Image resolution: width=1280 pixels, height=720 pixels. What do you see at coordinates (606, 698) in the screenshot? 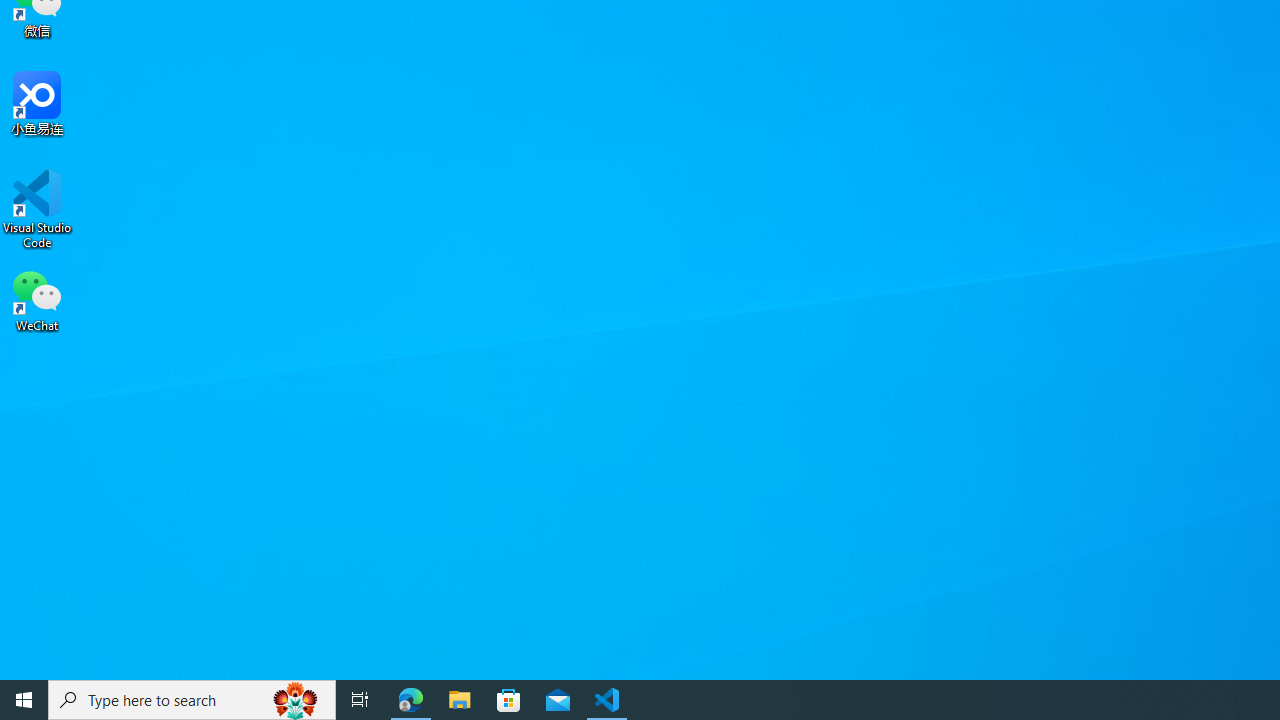
I see `'Visual Studio Code - 1 running window'` at bounding box center [606, 698].